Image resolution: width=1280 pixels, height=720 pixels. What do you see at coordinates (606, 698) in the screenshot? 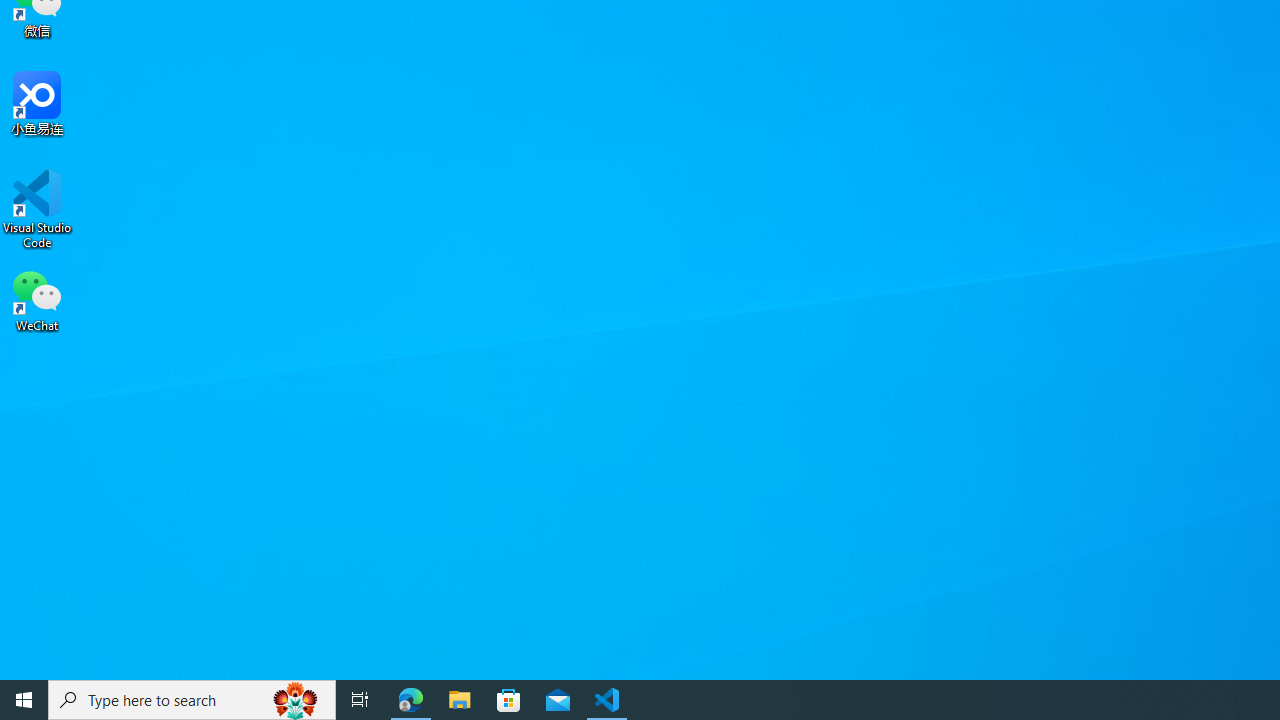
I see `'Visual Studio Code - 1 running window'` at bounding box center [606, 698].